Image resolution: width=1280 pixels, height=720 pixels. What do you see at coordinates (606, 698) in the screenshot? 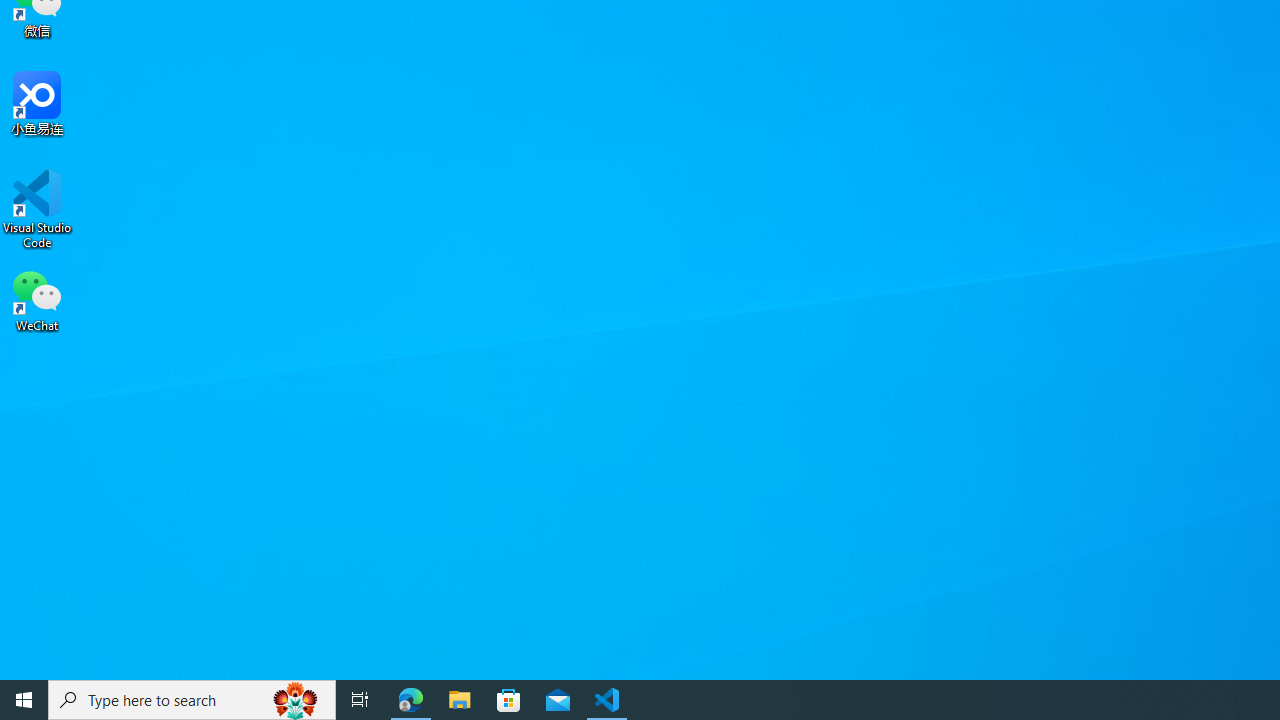
I see `'Visual Studio Code - 1 running window'` at bounding box center [606, 698].